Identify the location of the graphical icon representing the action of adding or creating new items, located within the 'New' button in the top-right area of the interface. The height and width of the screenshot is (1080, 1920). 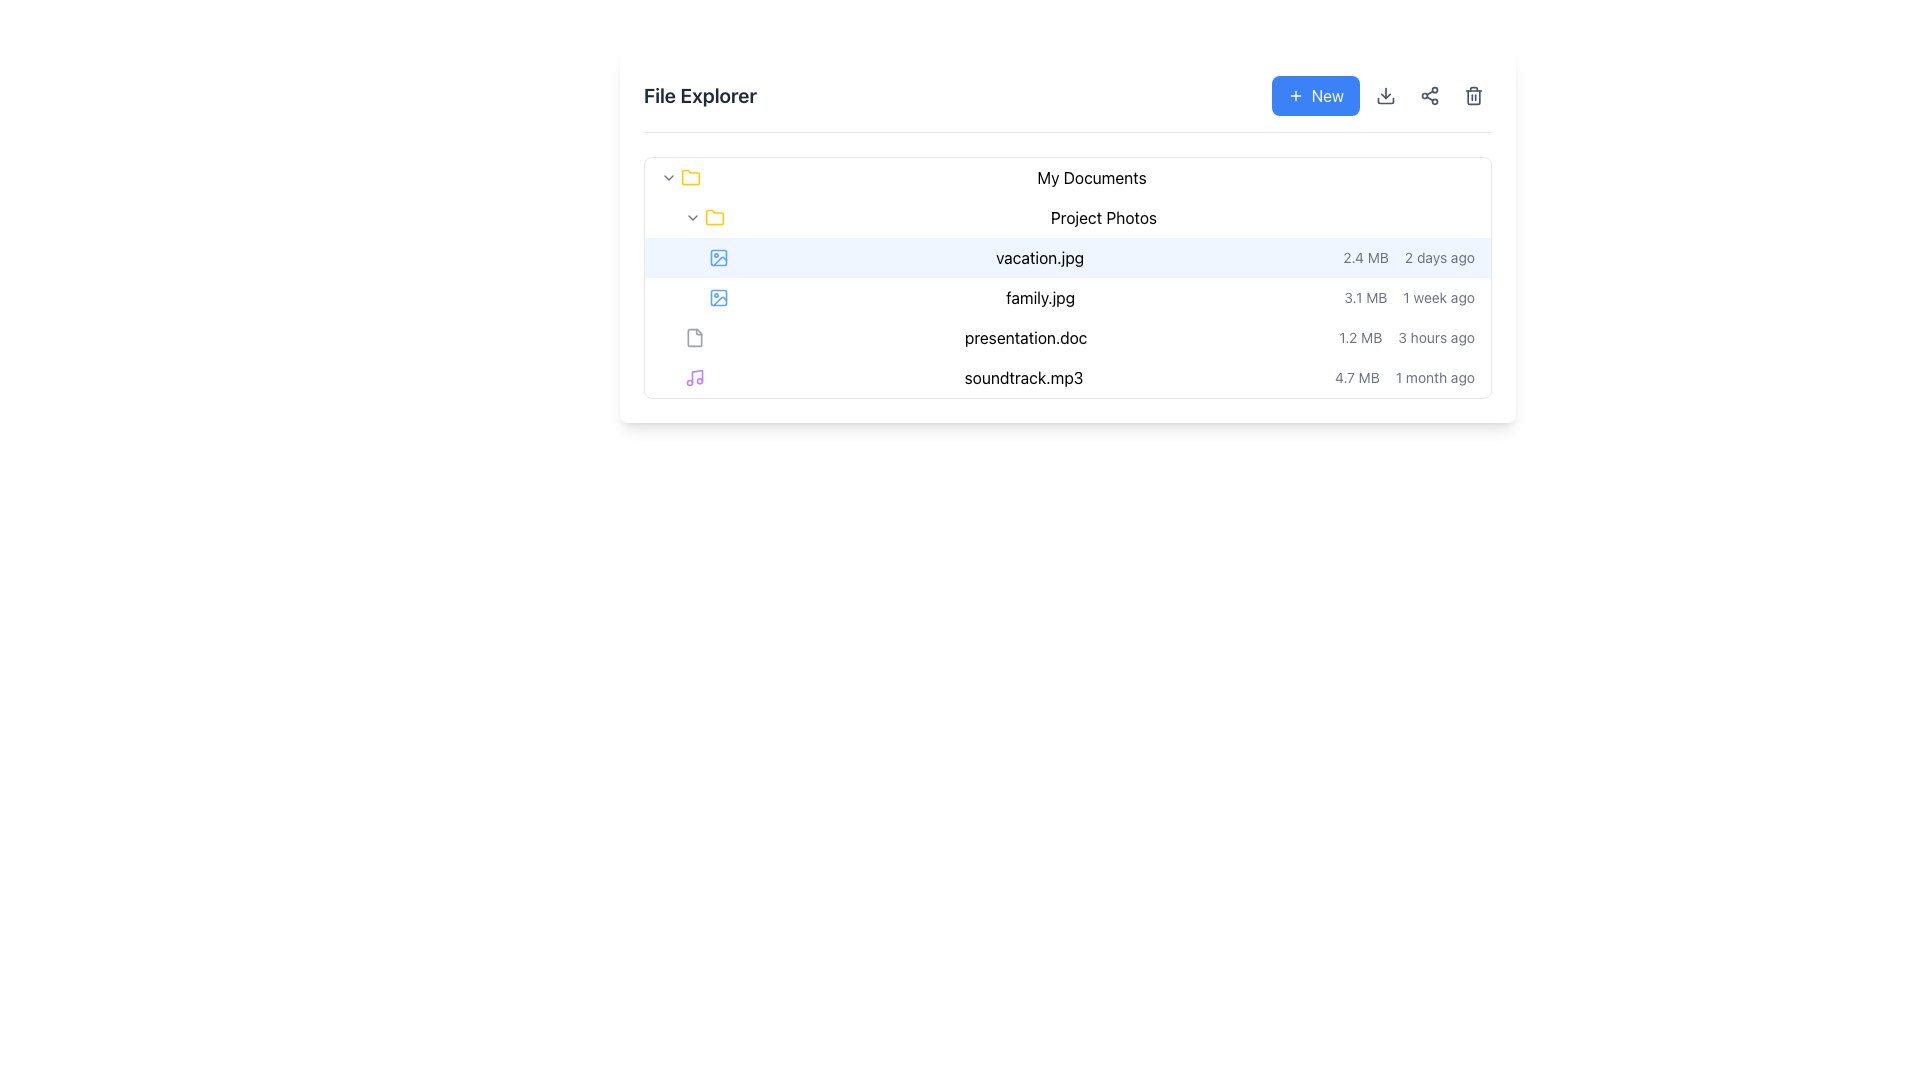
(1295, 96).